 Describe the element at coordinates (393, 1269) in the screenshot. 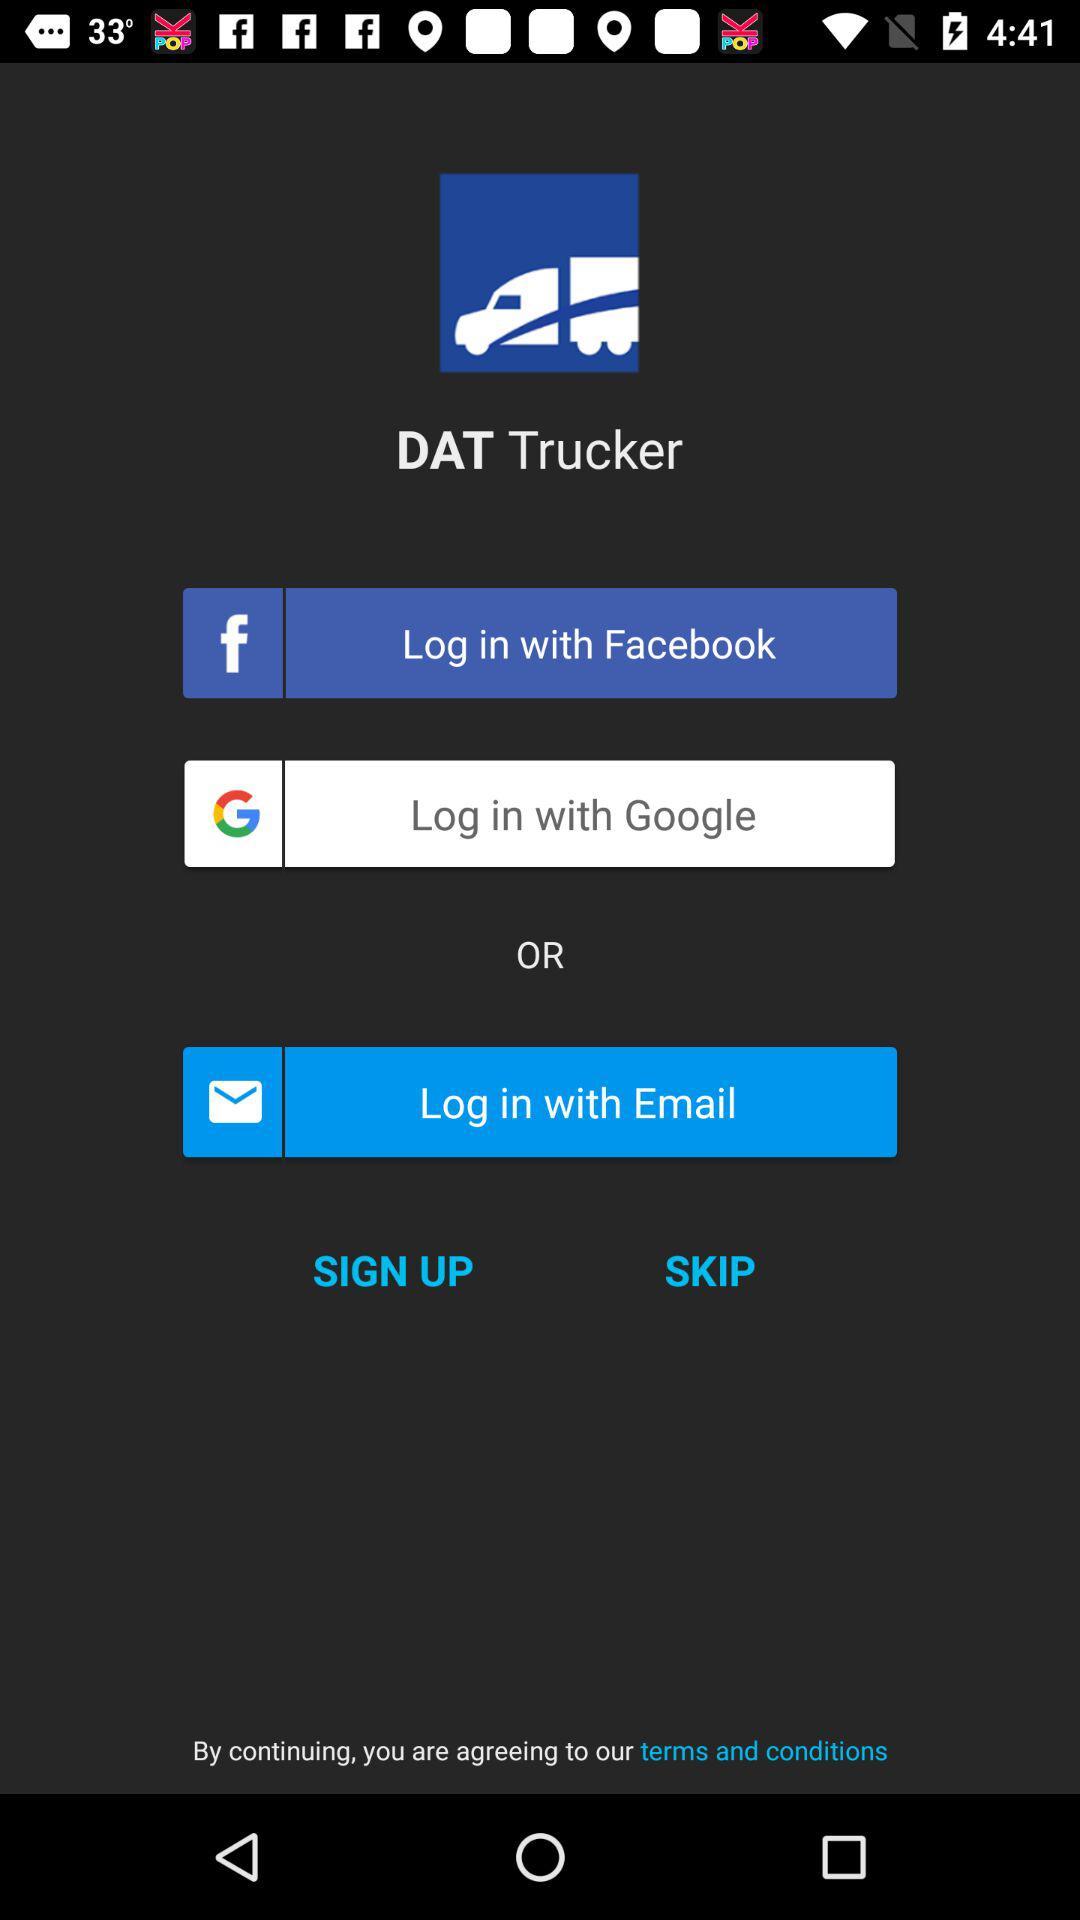

I see `sign up icon` at that location.